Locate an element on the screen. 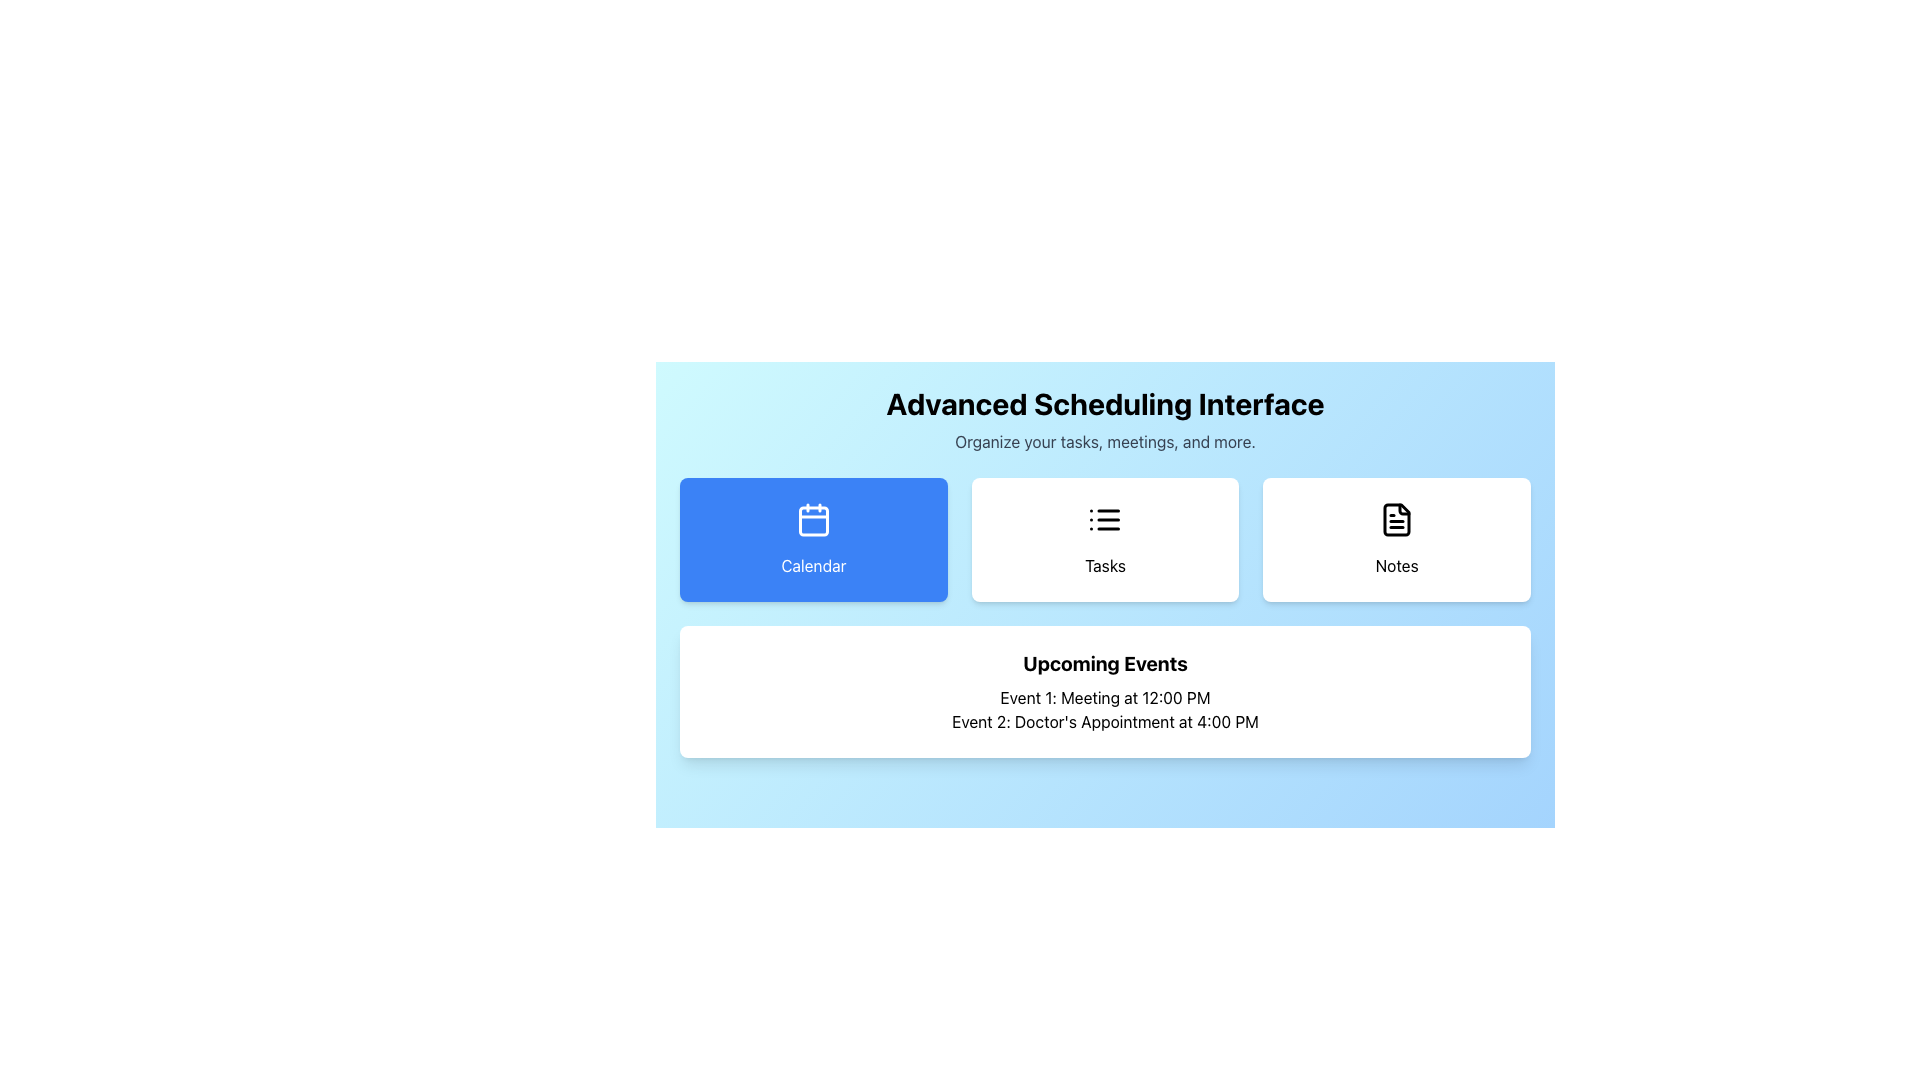 The image size is (1920, 1080). header text located at the top-center of the interface, which serves as the main title for the application is located at coordinates (1104, 404).